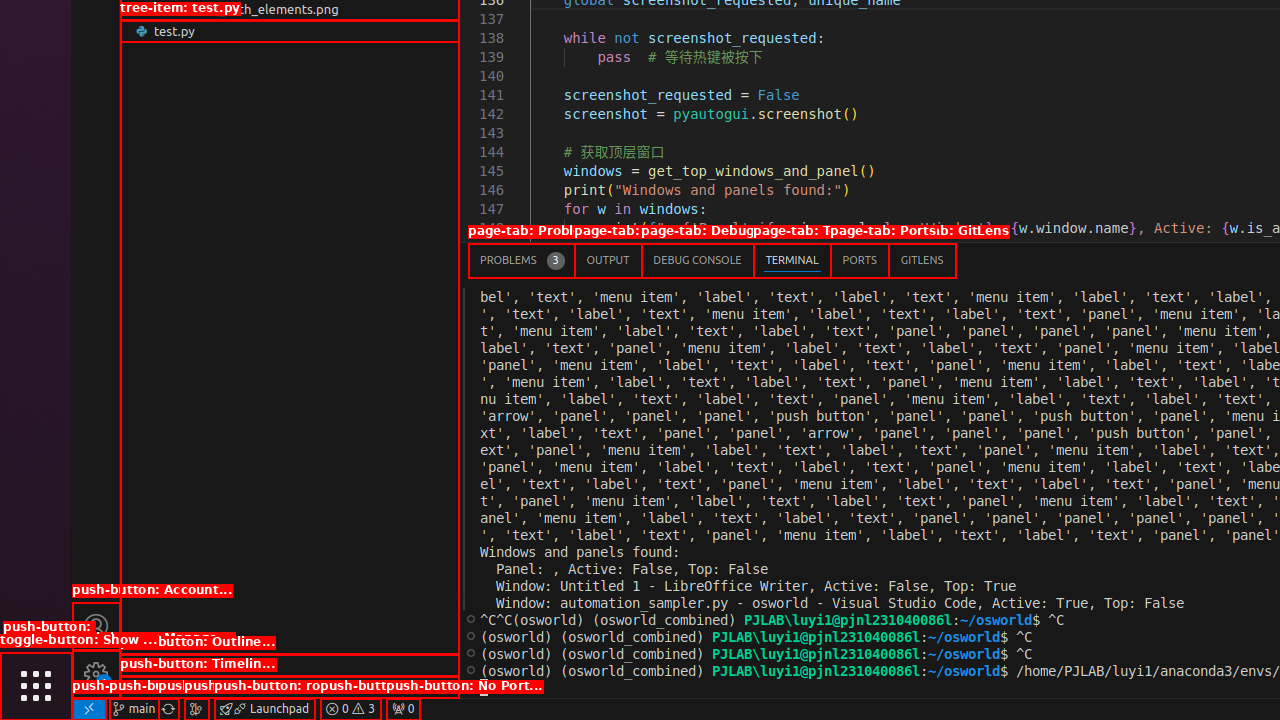 The height and width of the screenshot is (720, 1280). What do you see at coordinates (196, 707) in the screenshot?
I see `'Show the GitLens Commit Graph'` at bounding box center [196, 707].